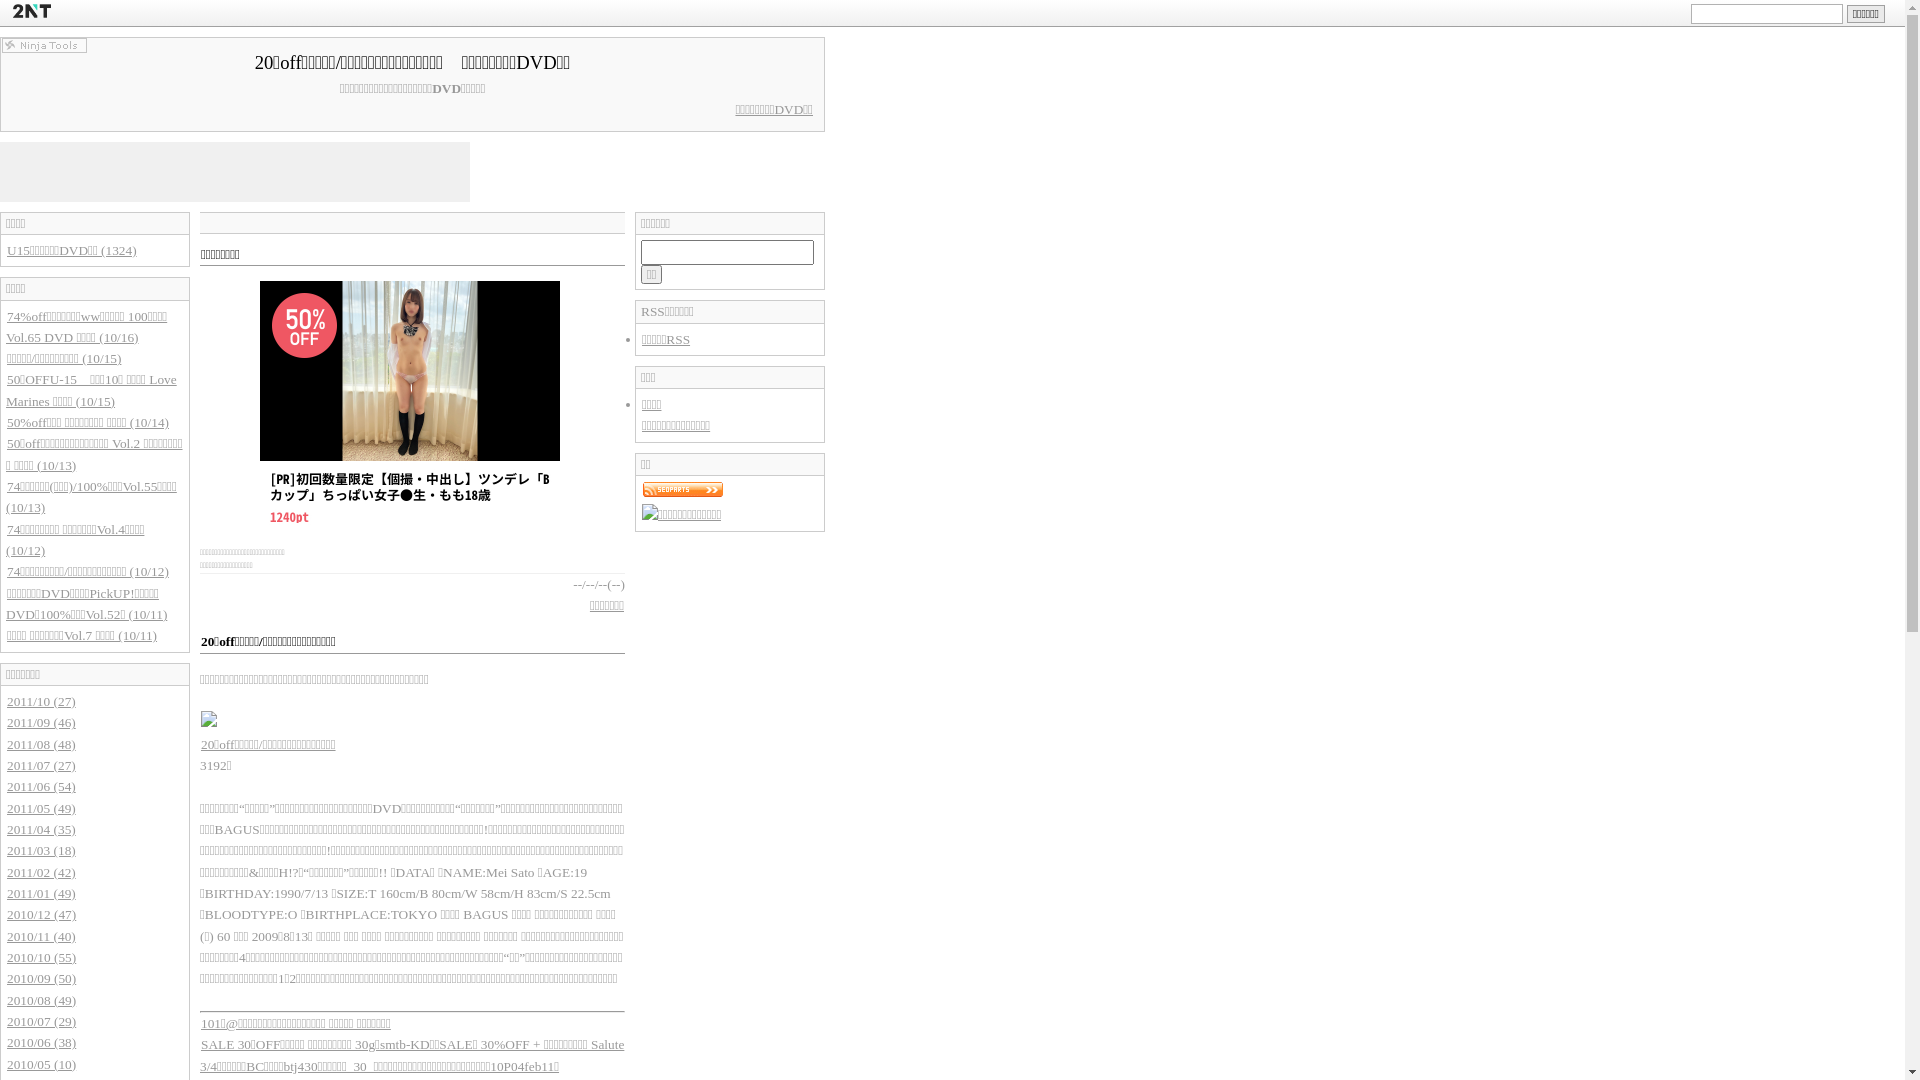 This screenshot has width=1920, height=1080. I want to click on '2011/09 (46)', so click(5, 722).